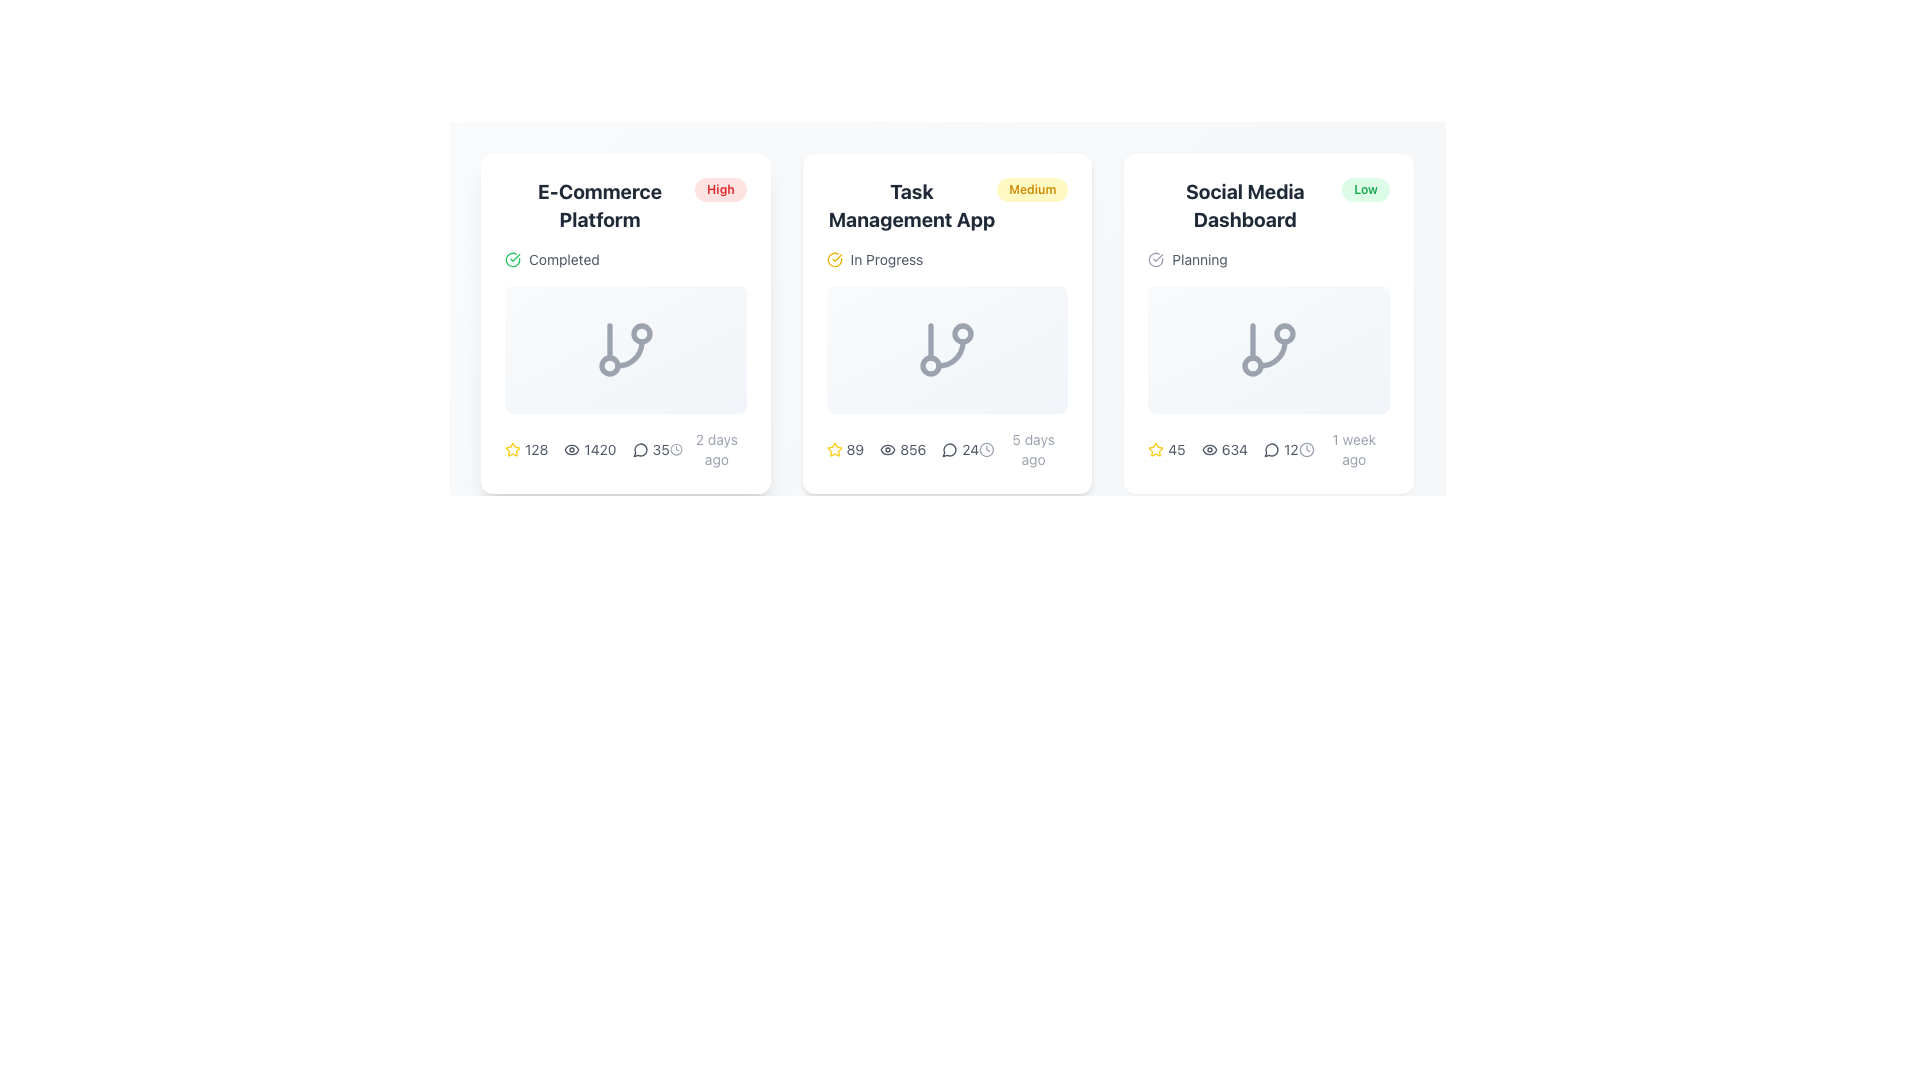  What do you see at coordinates (1365, 189) in the screenshot?
I see `the 'Low' priority label indicating minimal urgency, located to the right of the 'Social Media Dashboard' title in the top-right area of the third card` at bounding box center [1365, 189].